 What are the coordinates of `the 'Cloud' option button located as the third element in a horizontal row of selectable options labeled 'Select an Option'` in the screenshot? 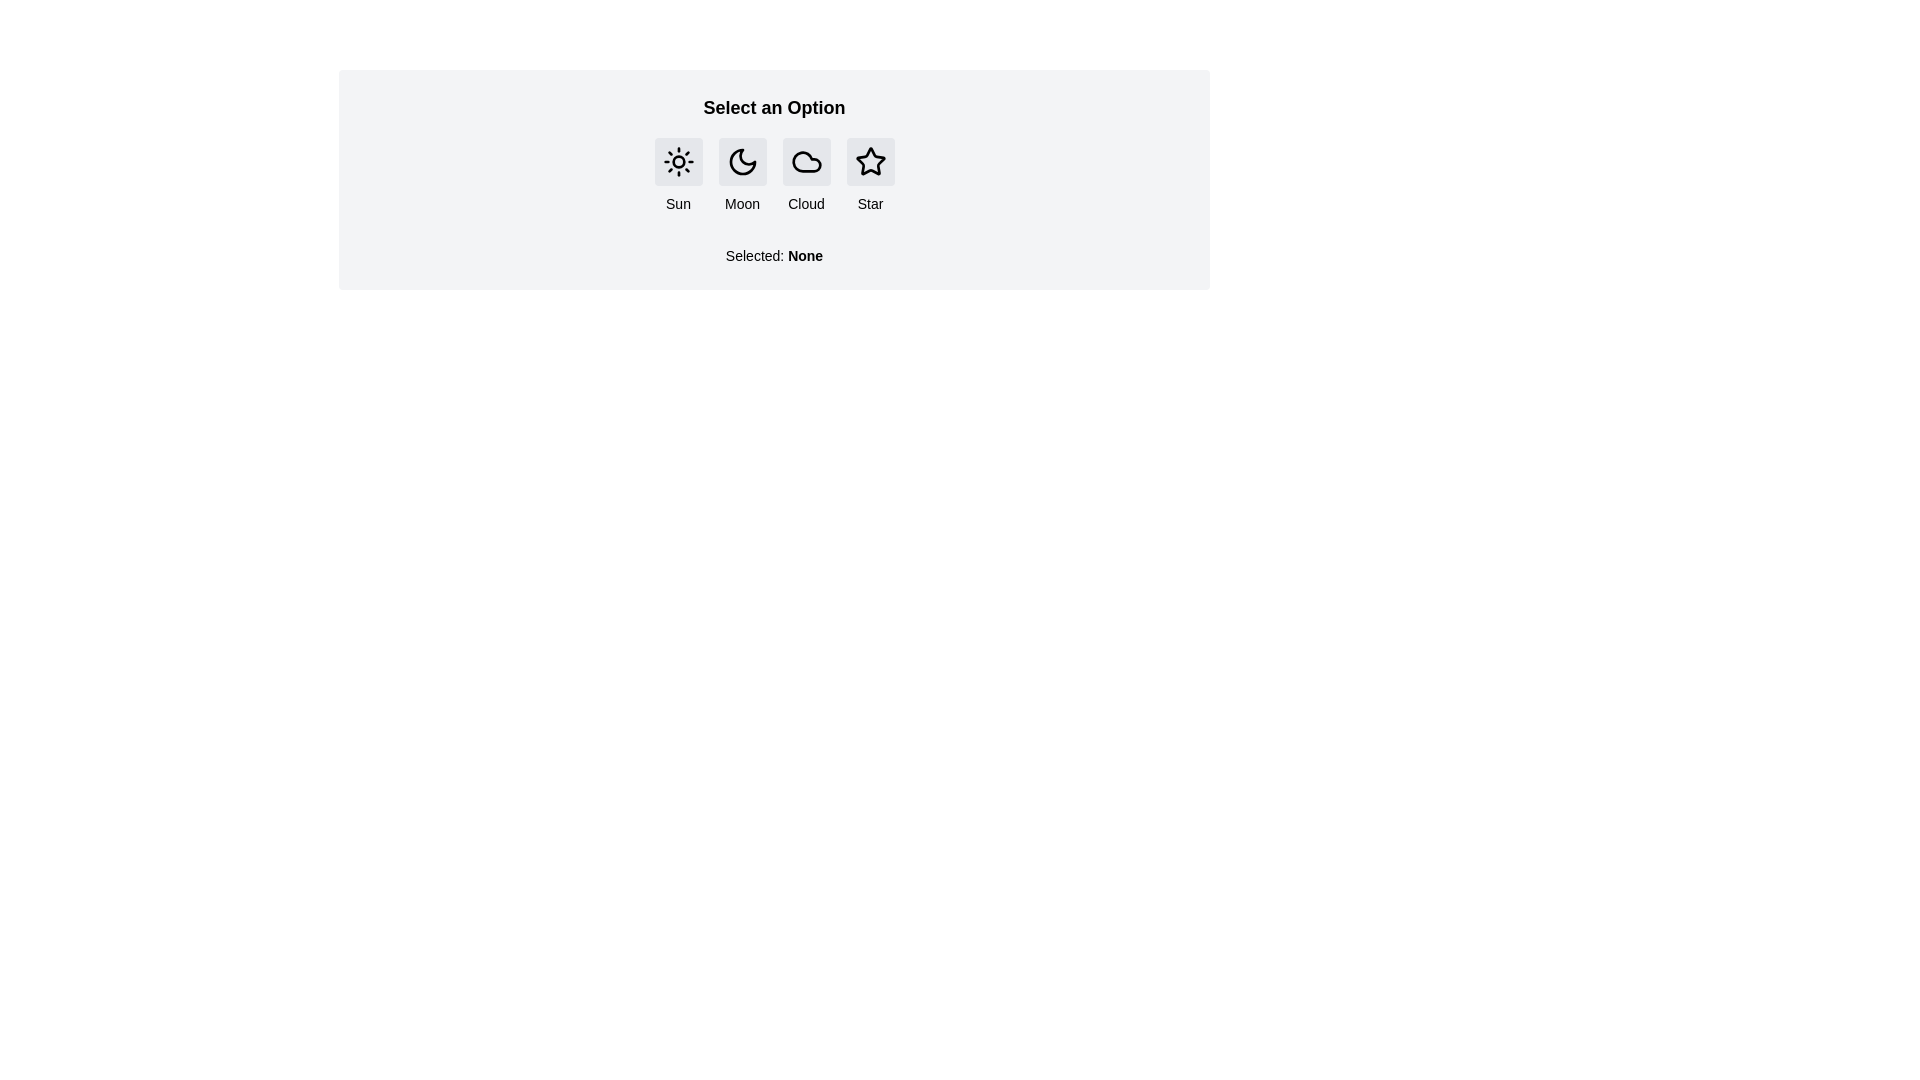 It's located at (806, 161).